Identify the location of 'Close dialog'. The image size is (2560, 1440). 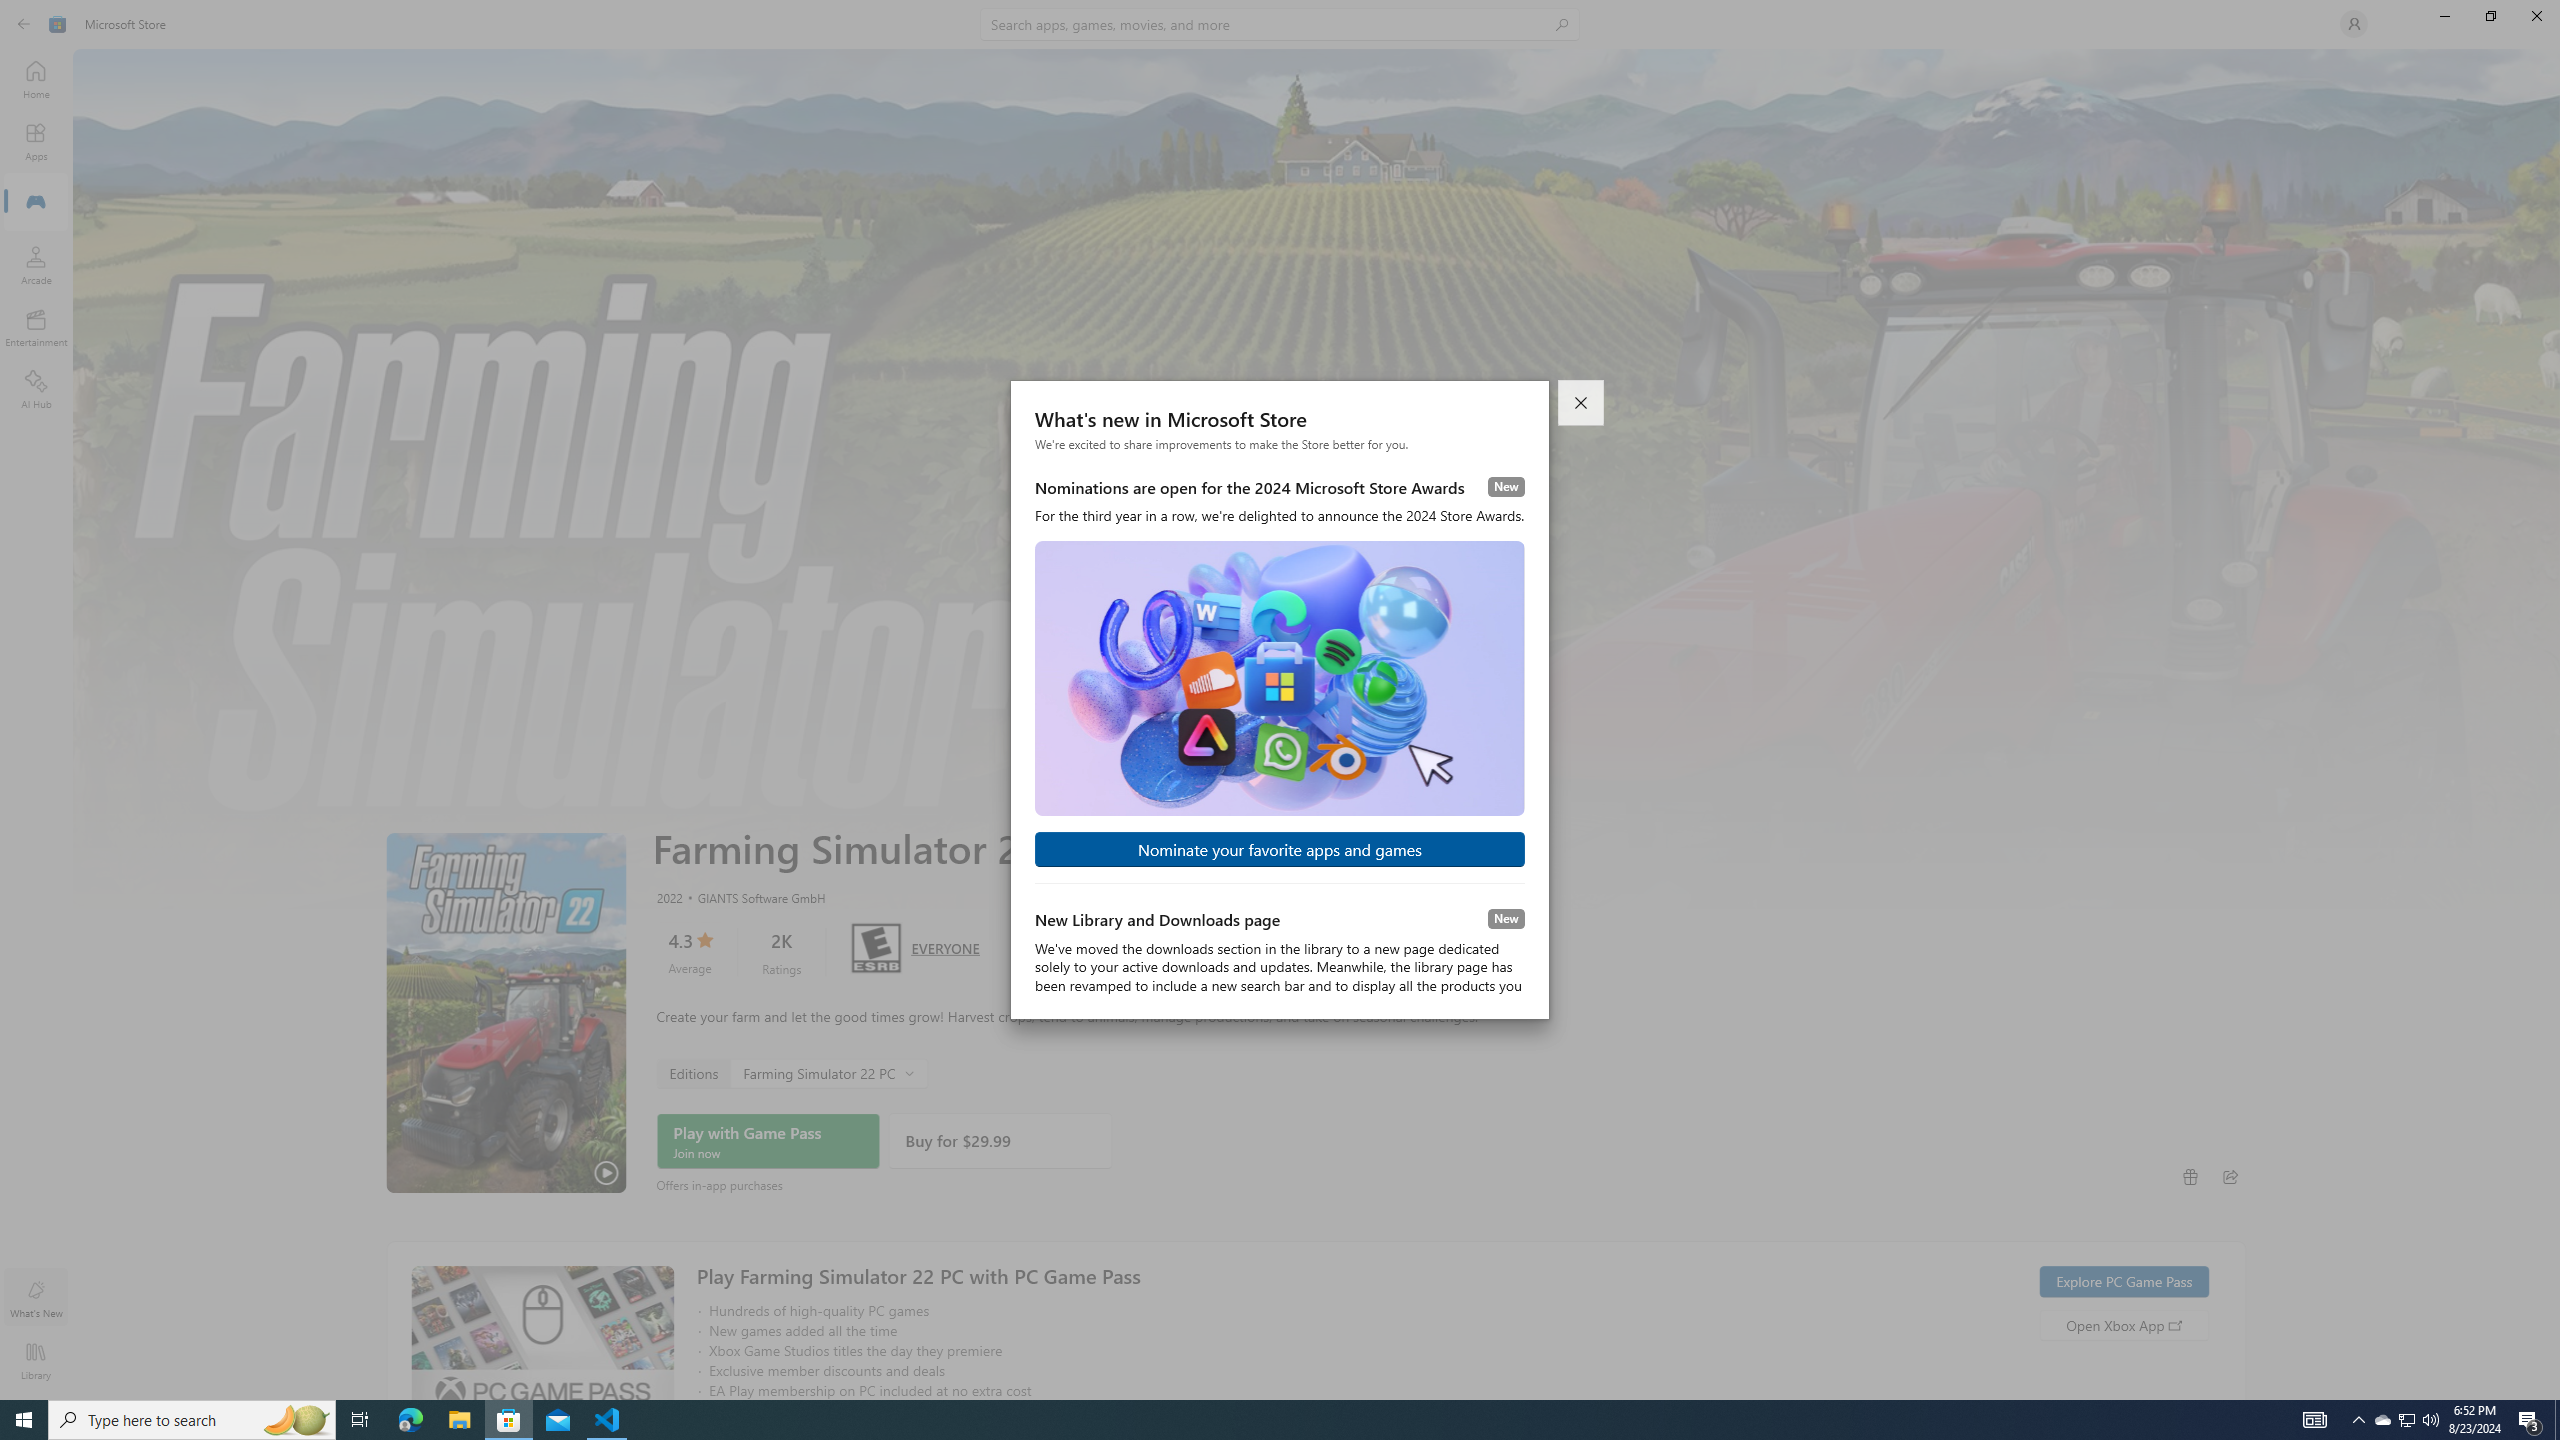
(1581, 402).